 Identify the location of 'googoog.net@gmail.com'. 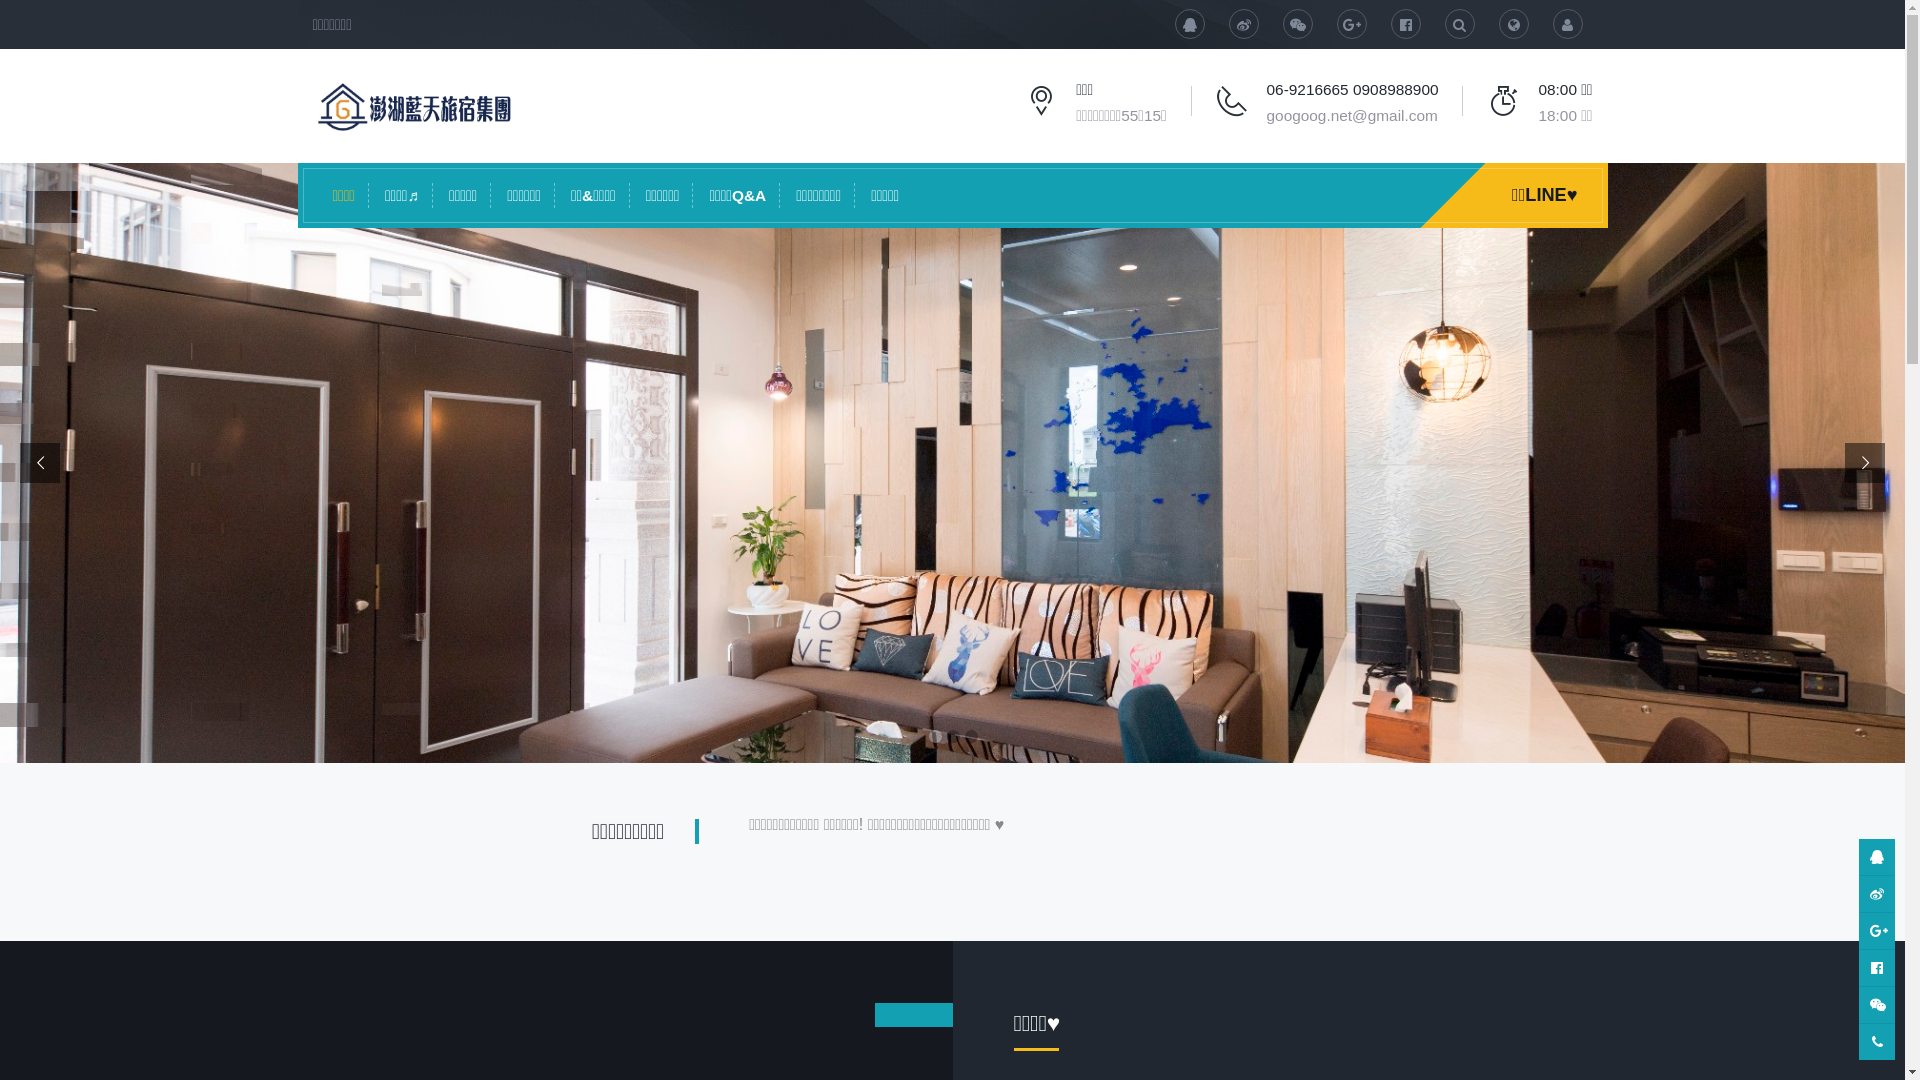
(1352, 115).